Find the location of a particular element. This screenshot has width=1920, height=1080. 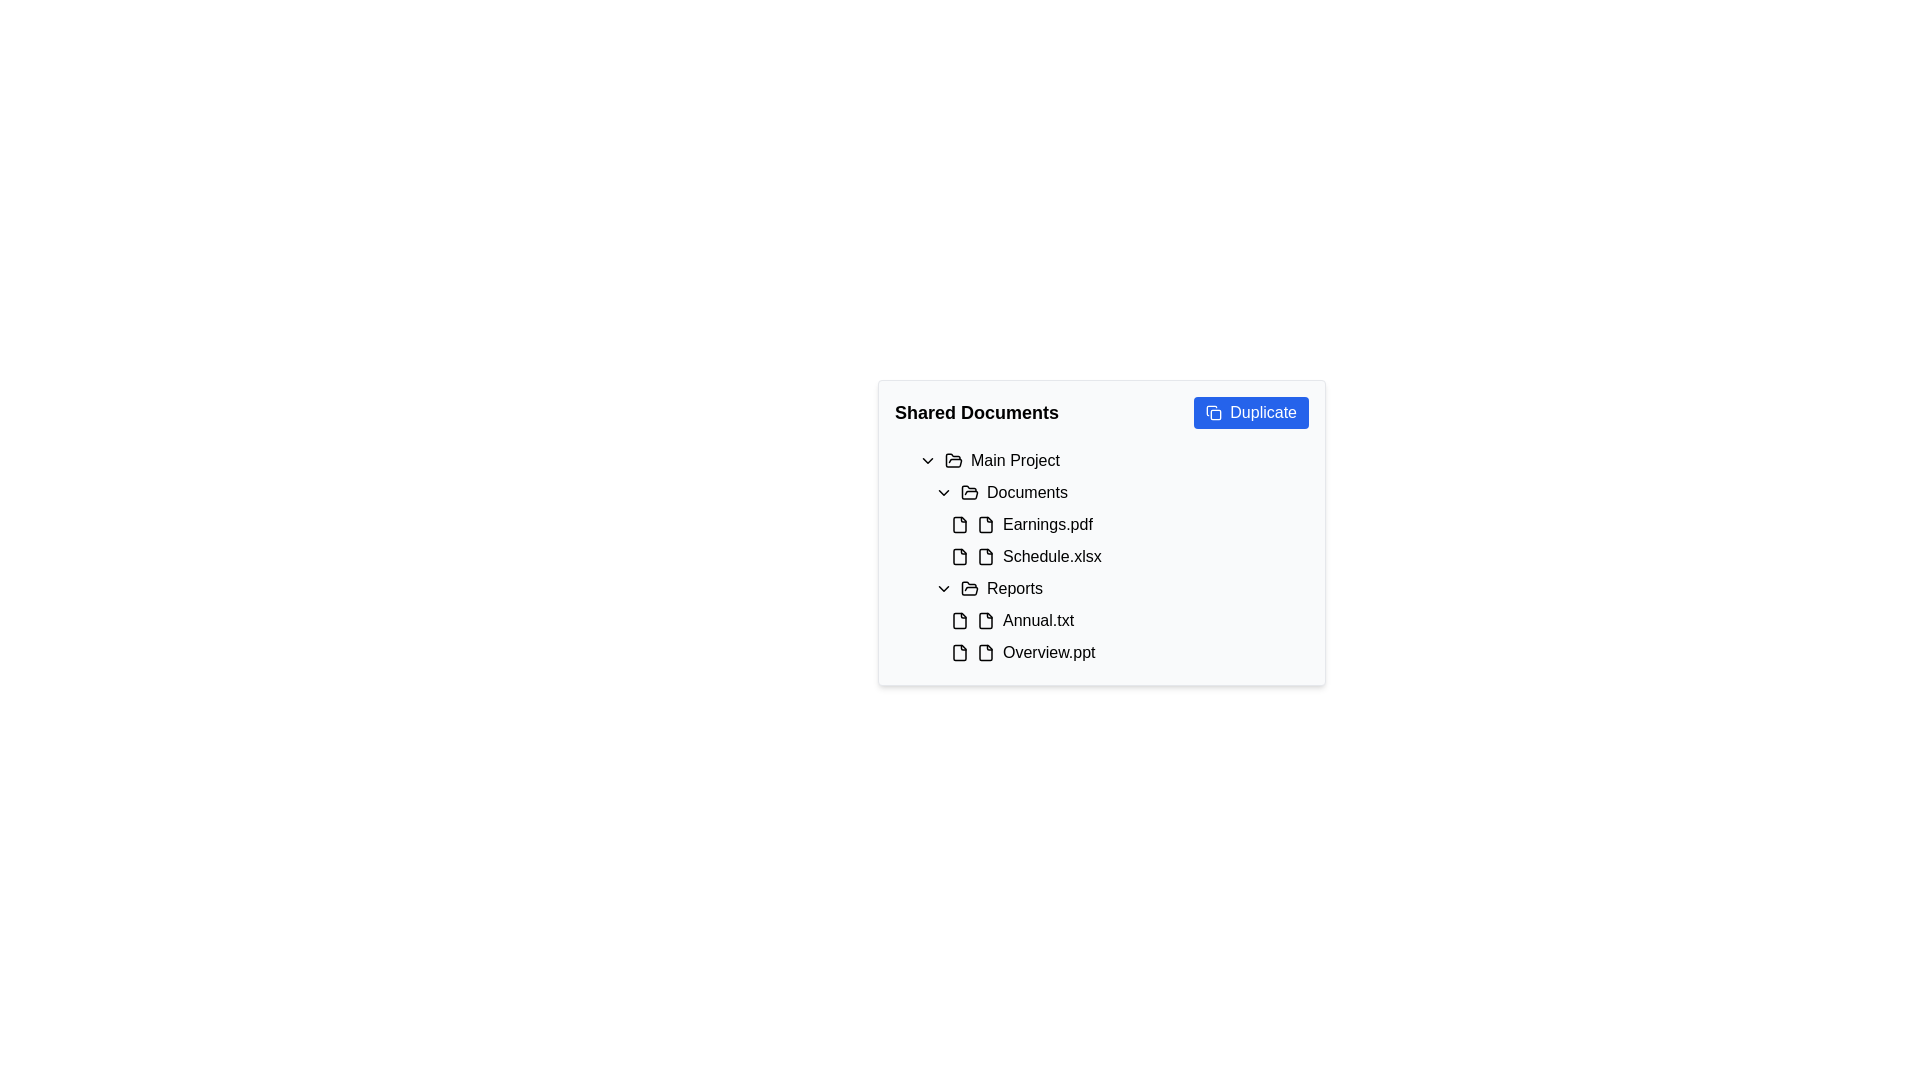

the file icon representing 'Annual.txt' is located at coordinates (985, 620).